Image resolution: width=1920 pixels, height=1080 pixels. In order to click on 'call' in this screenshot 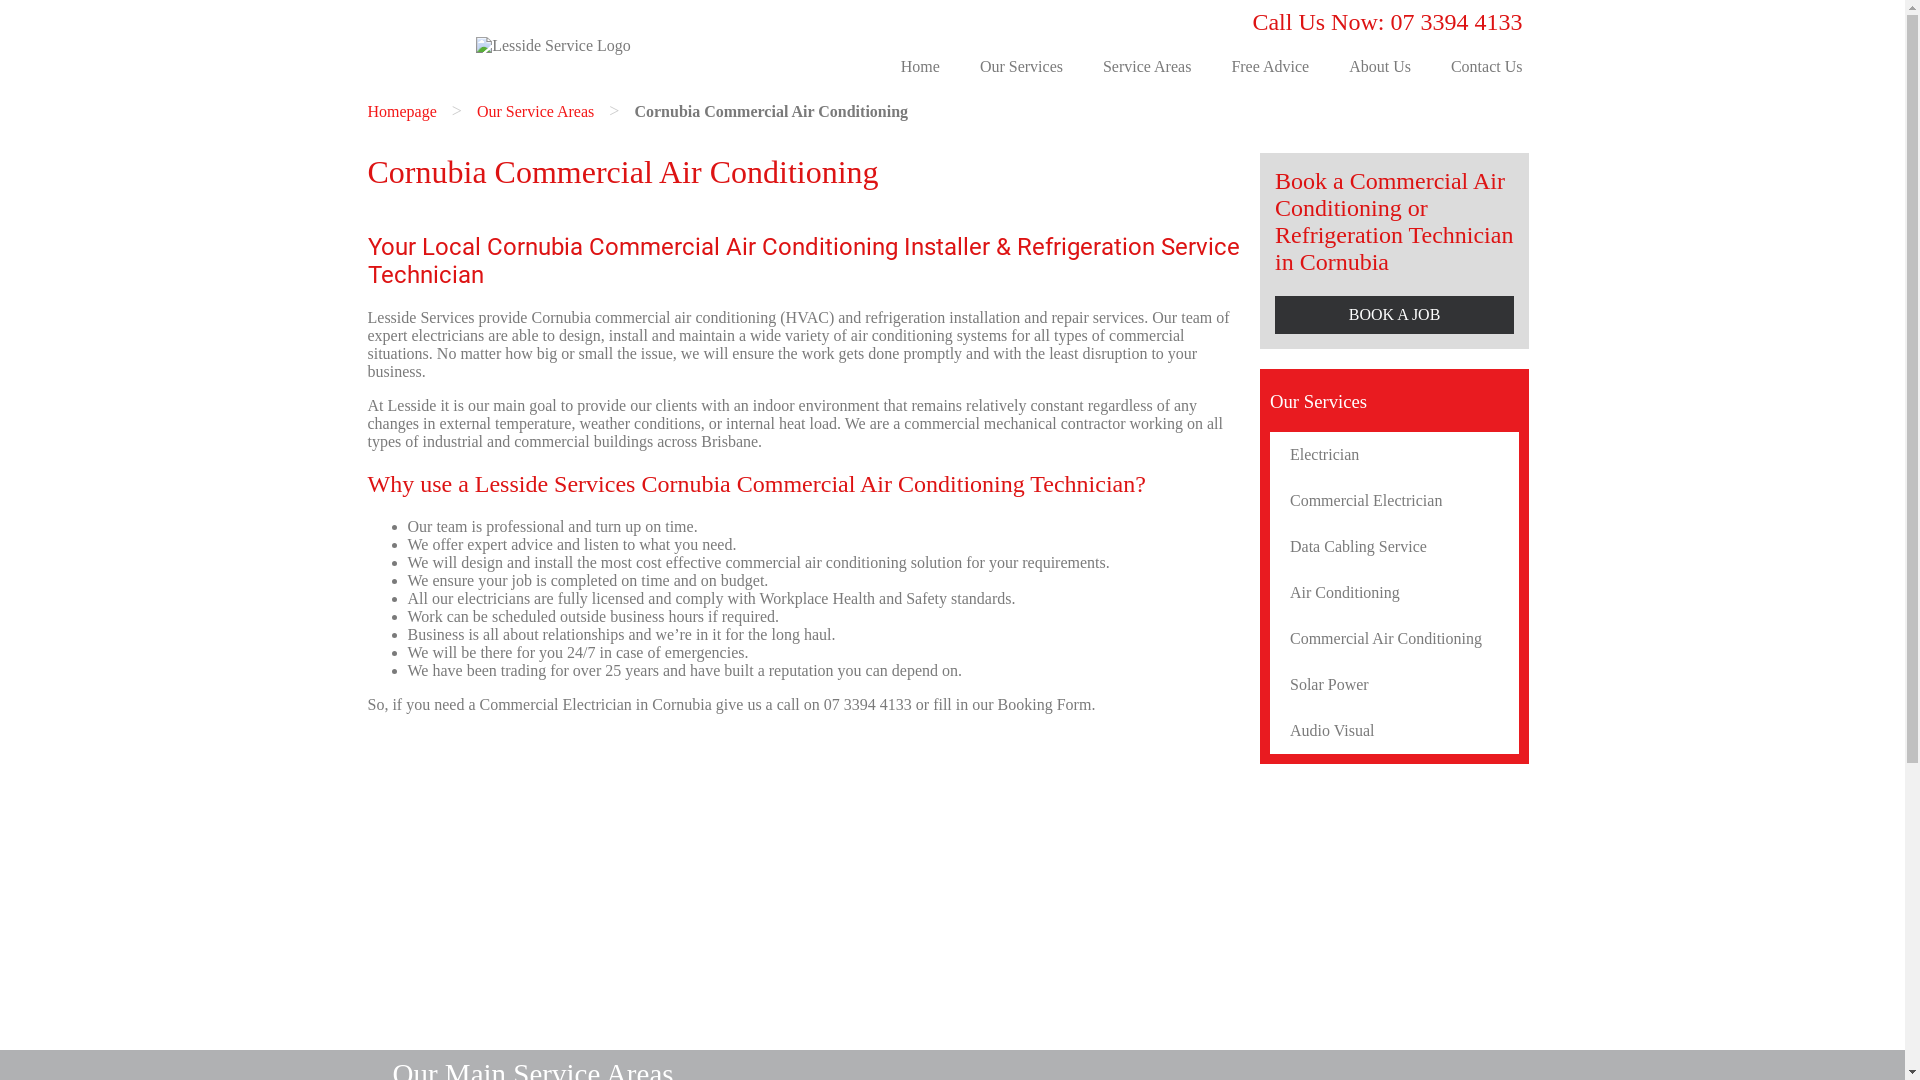, I will do `click(787, 703)`.